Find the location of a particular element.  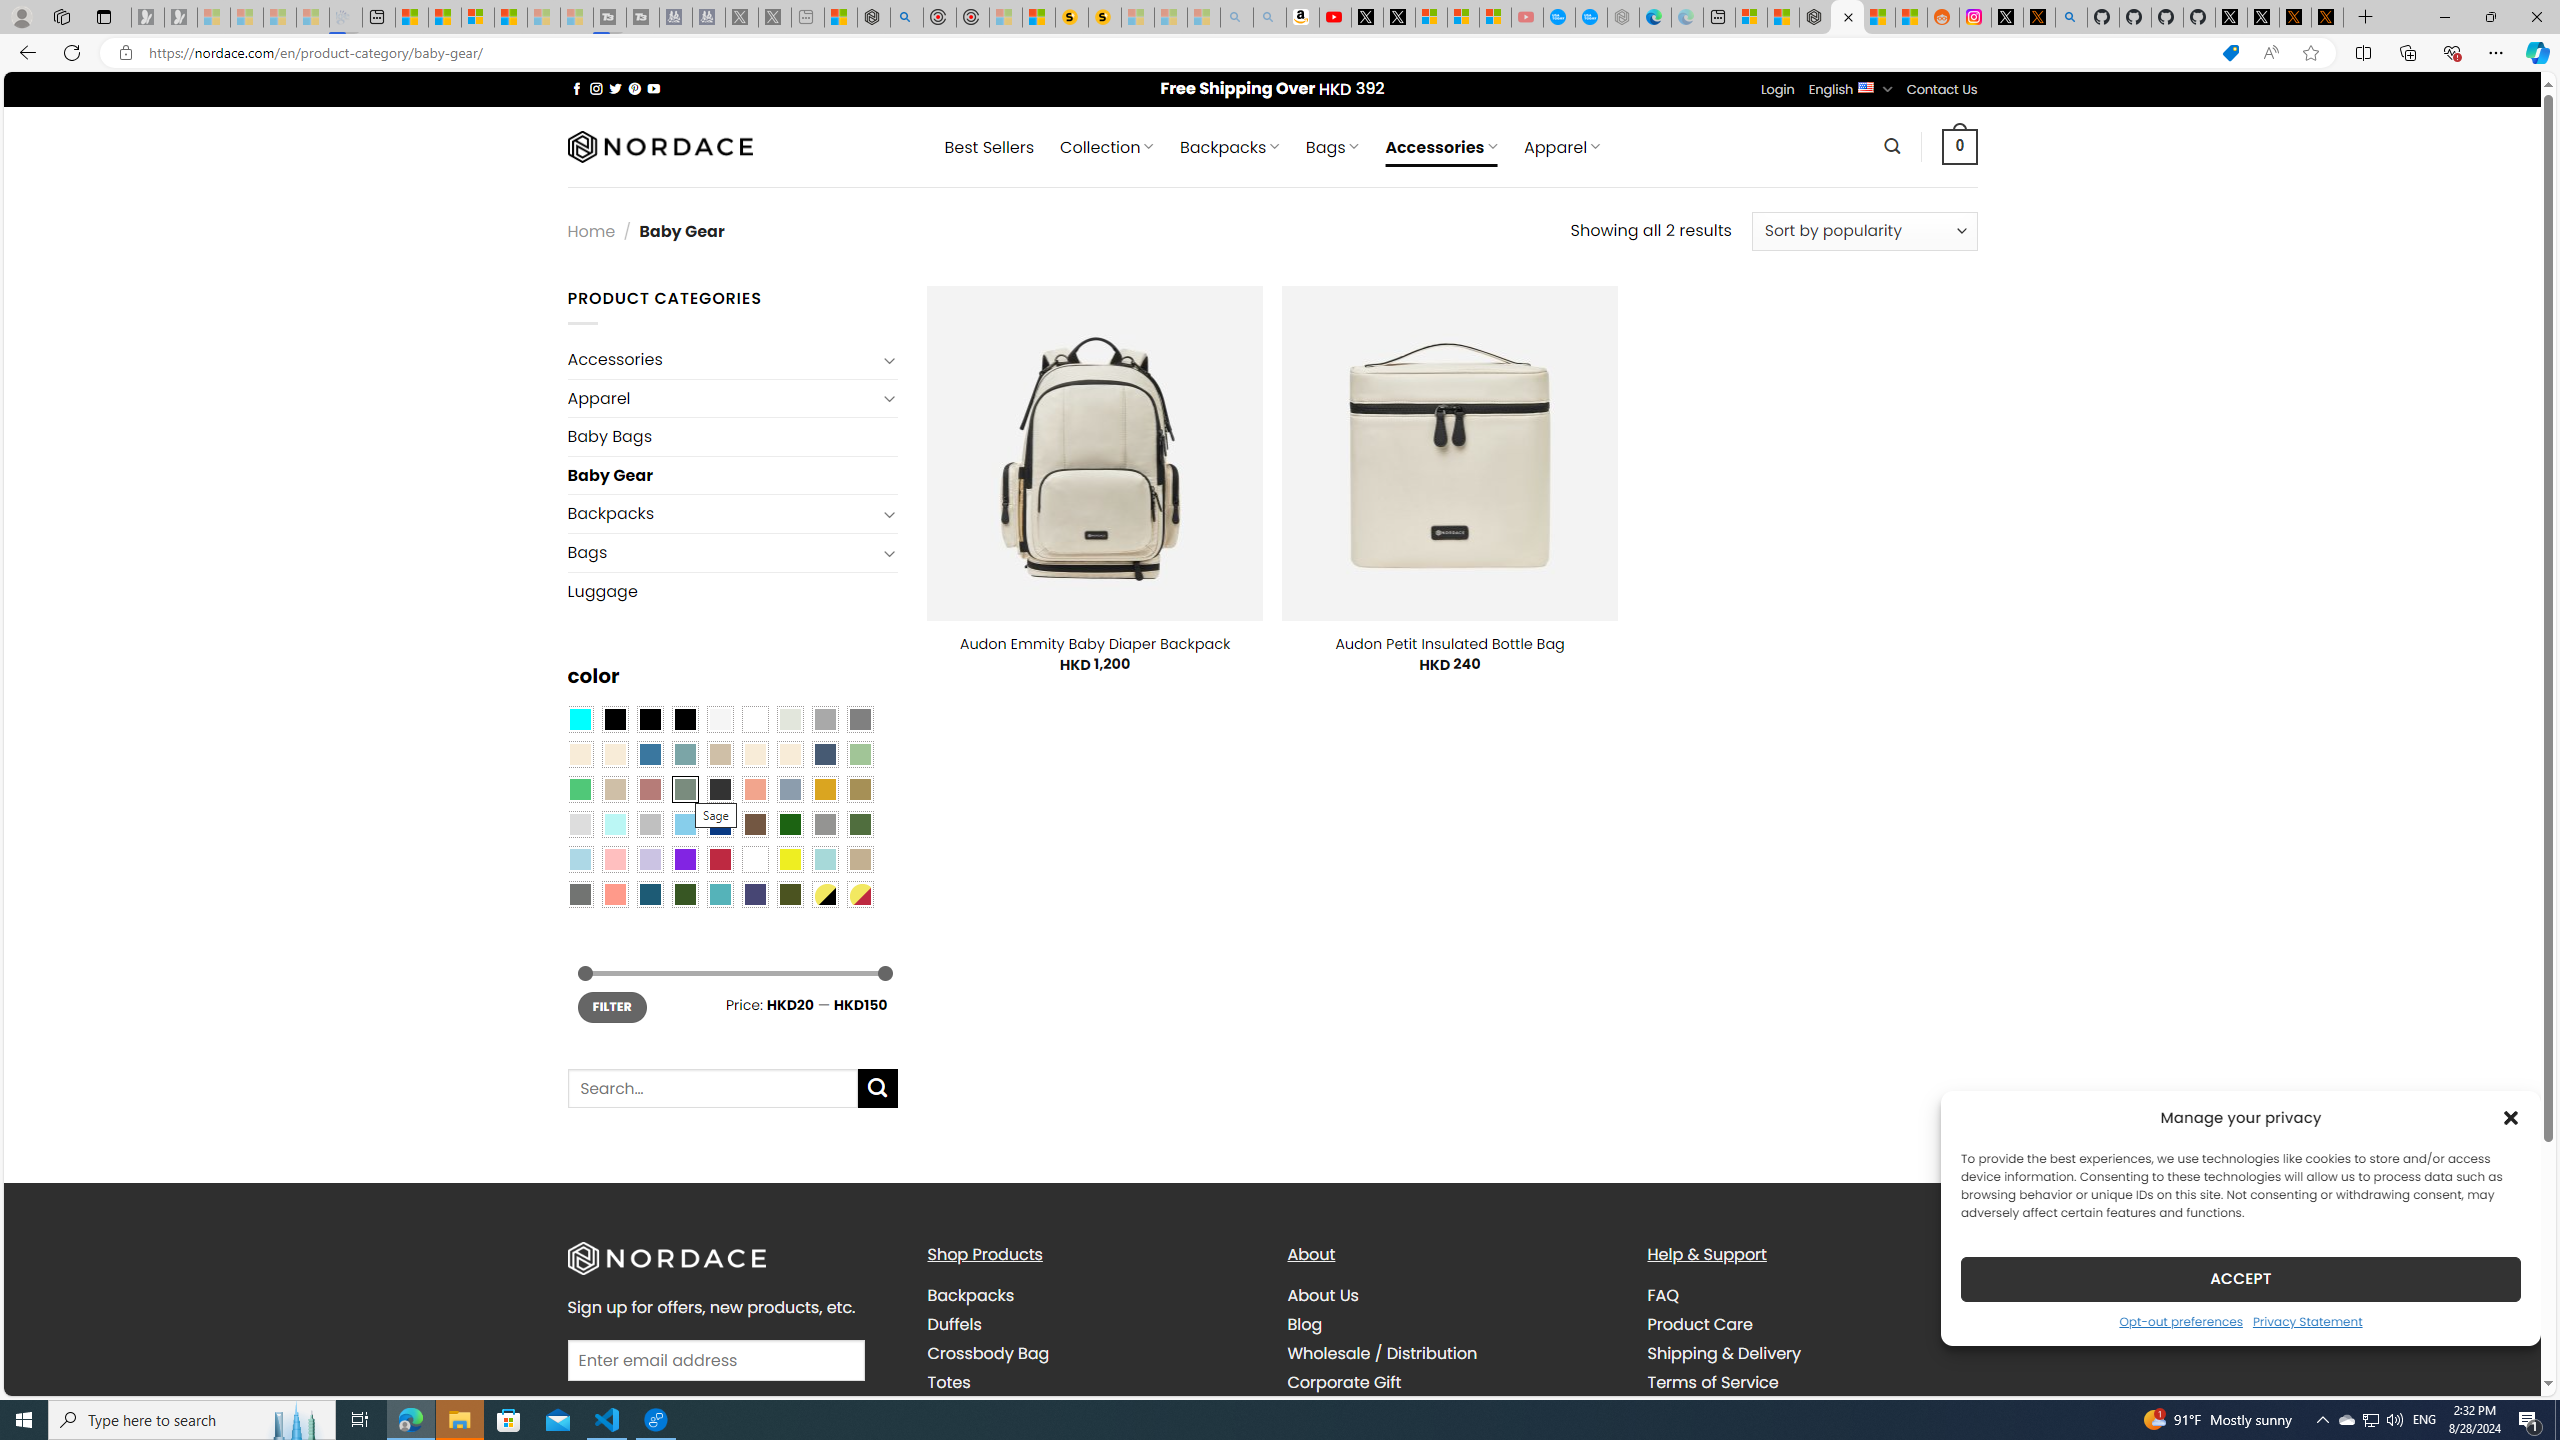

'Peach Pink' is located at coordinates (613, 893).